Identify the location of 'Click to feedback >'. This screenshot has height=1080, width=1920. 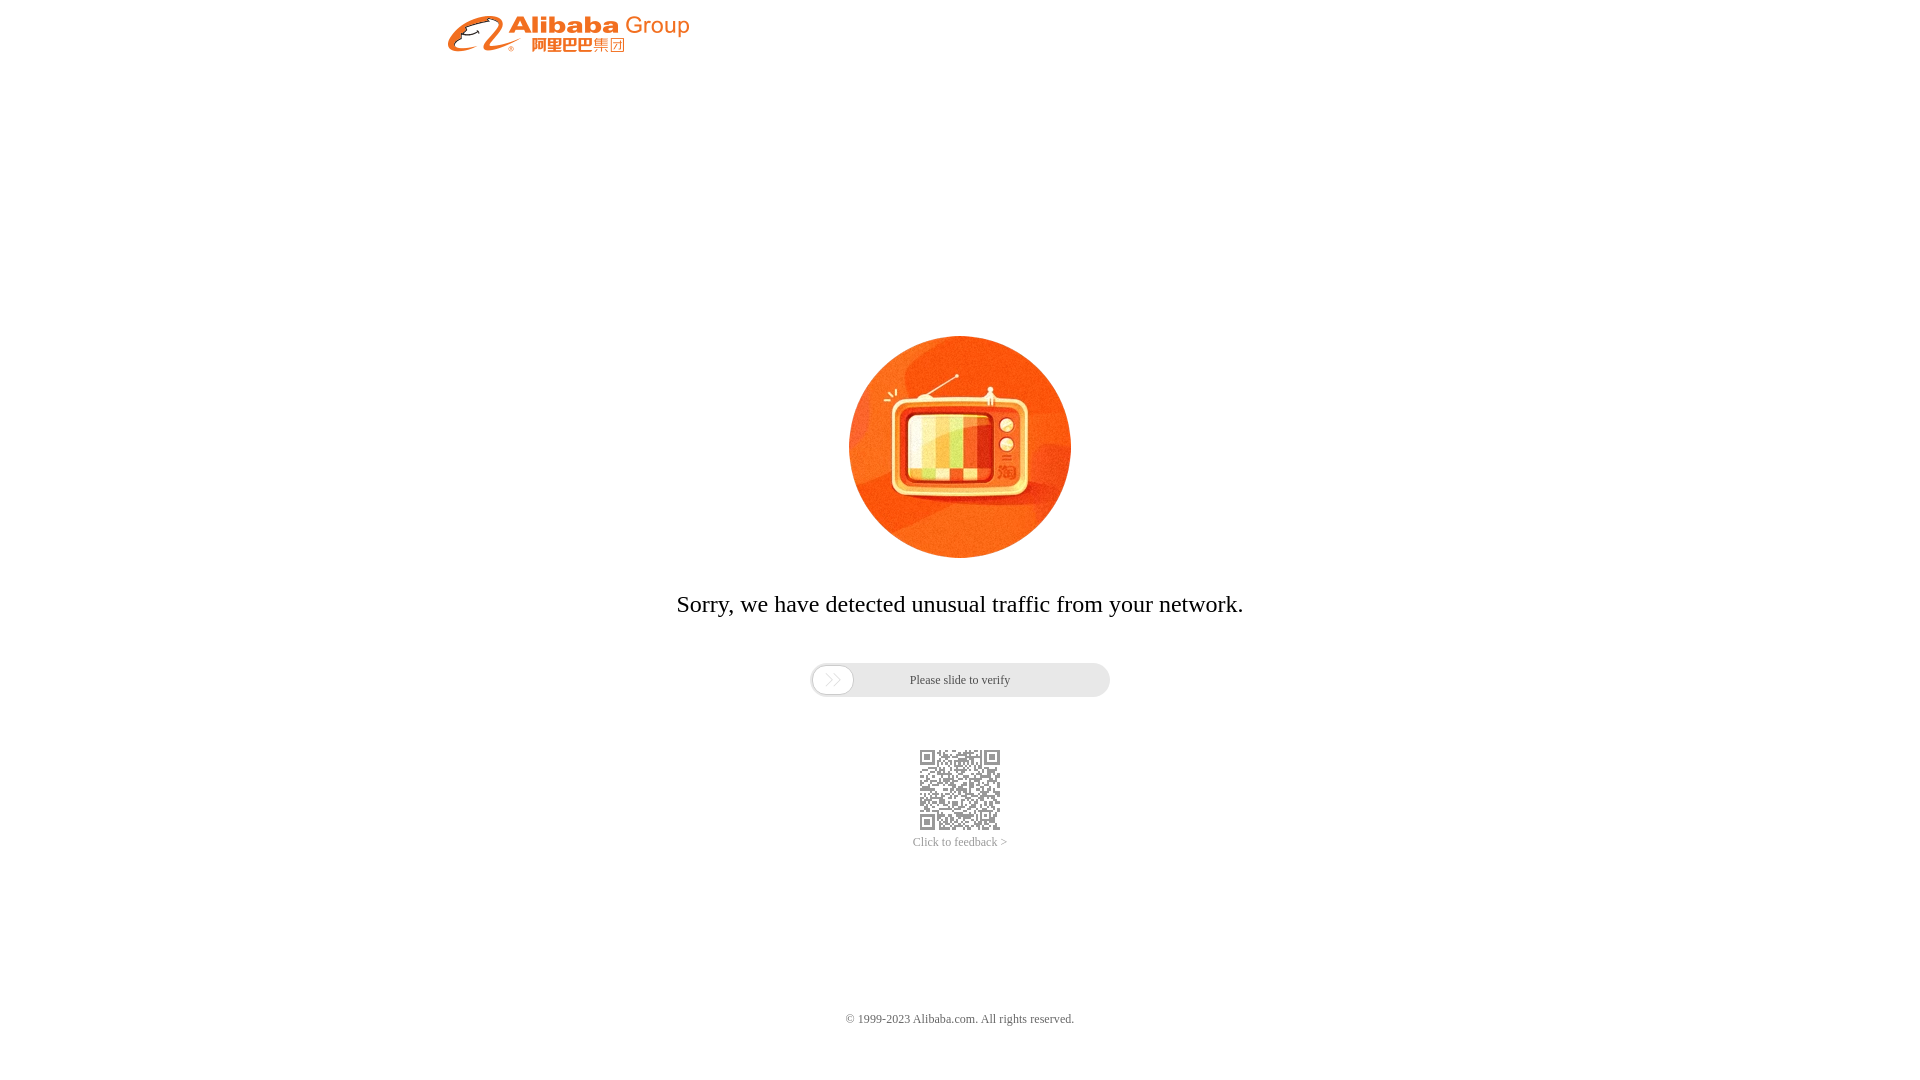
(960, 842).